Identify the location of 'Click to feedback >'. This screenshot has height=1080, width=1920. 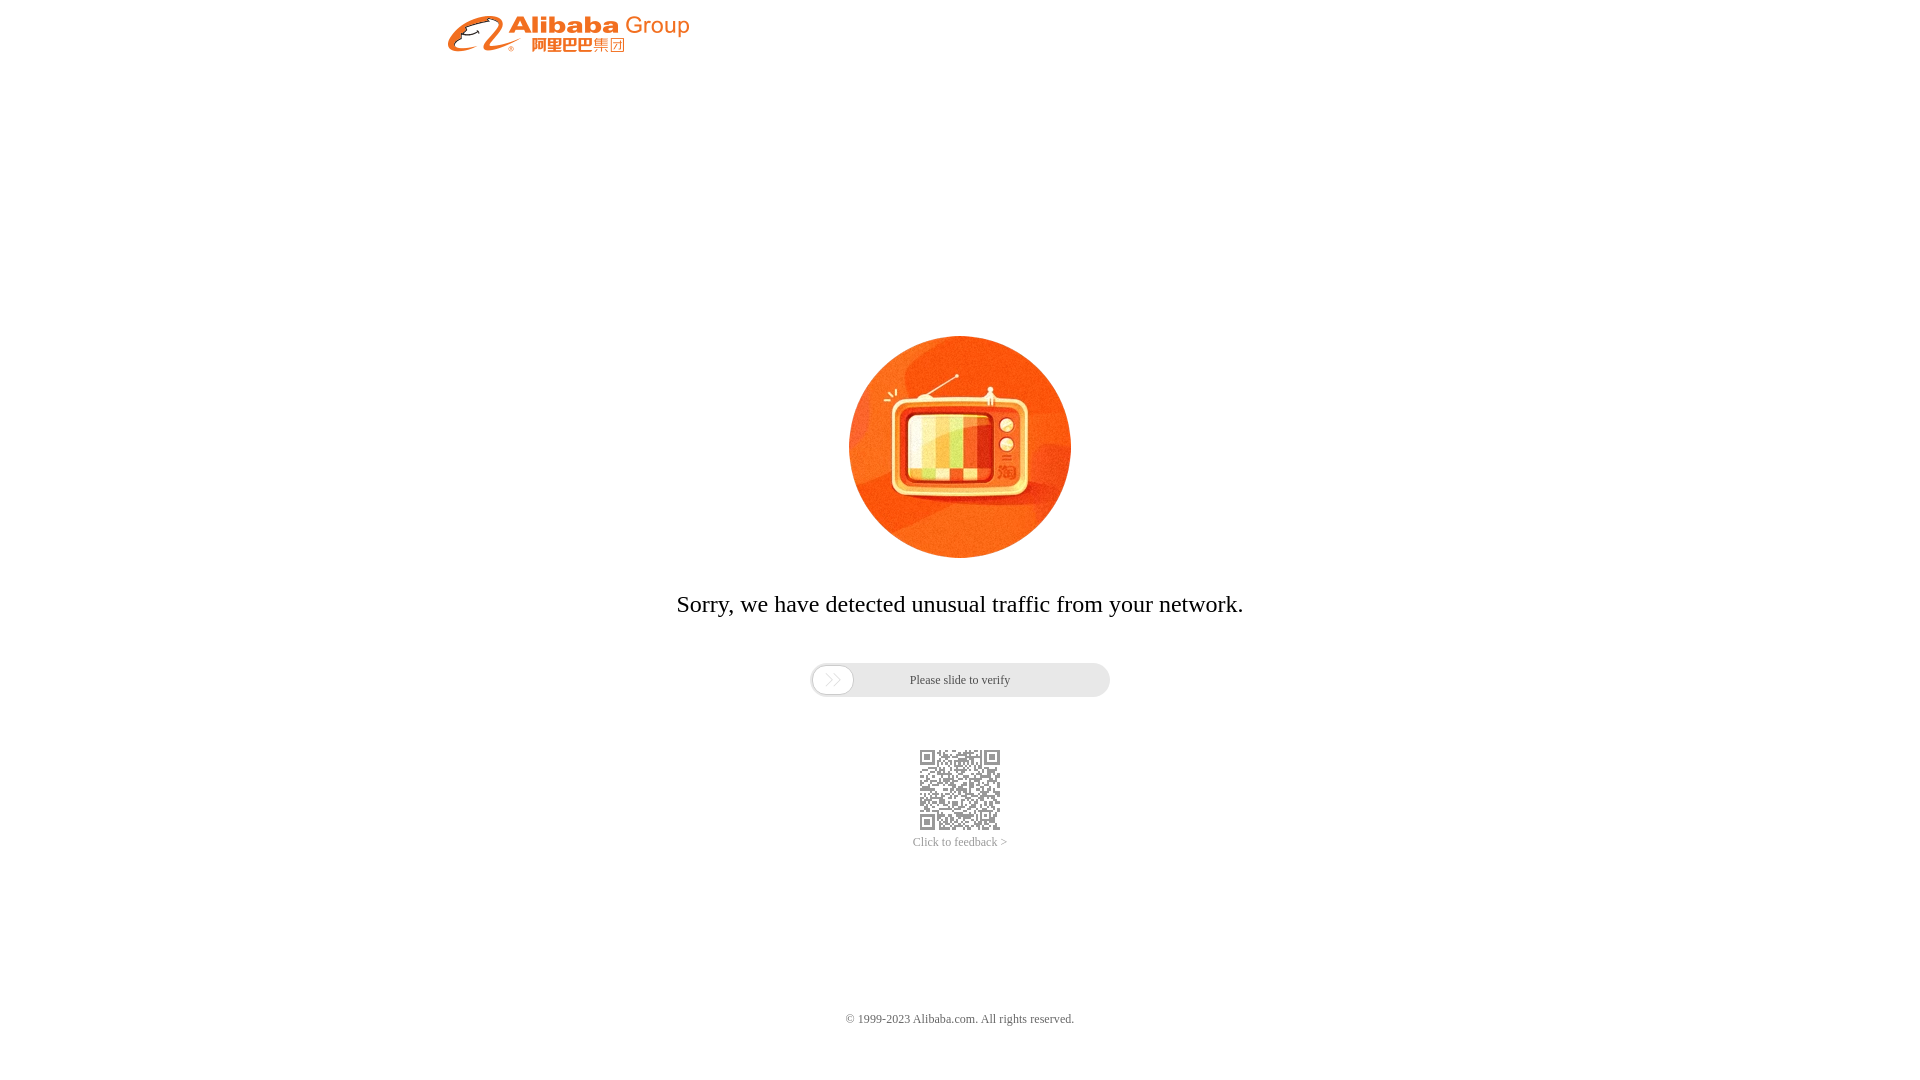
(960, 842).